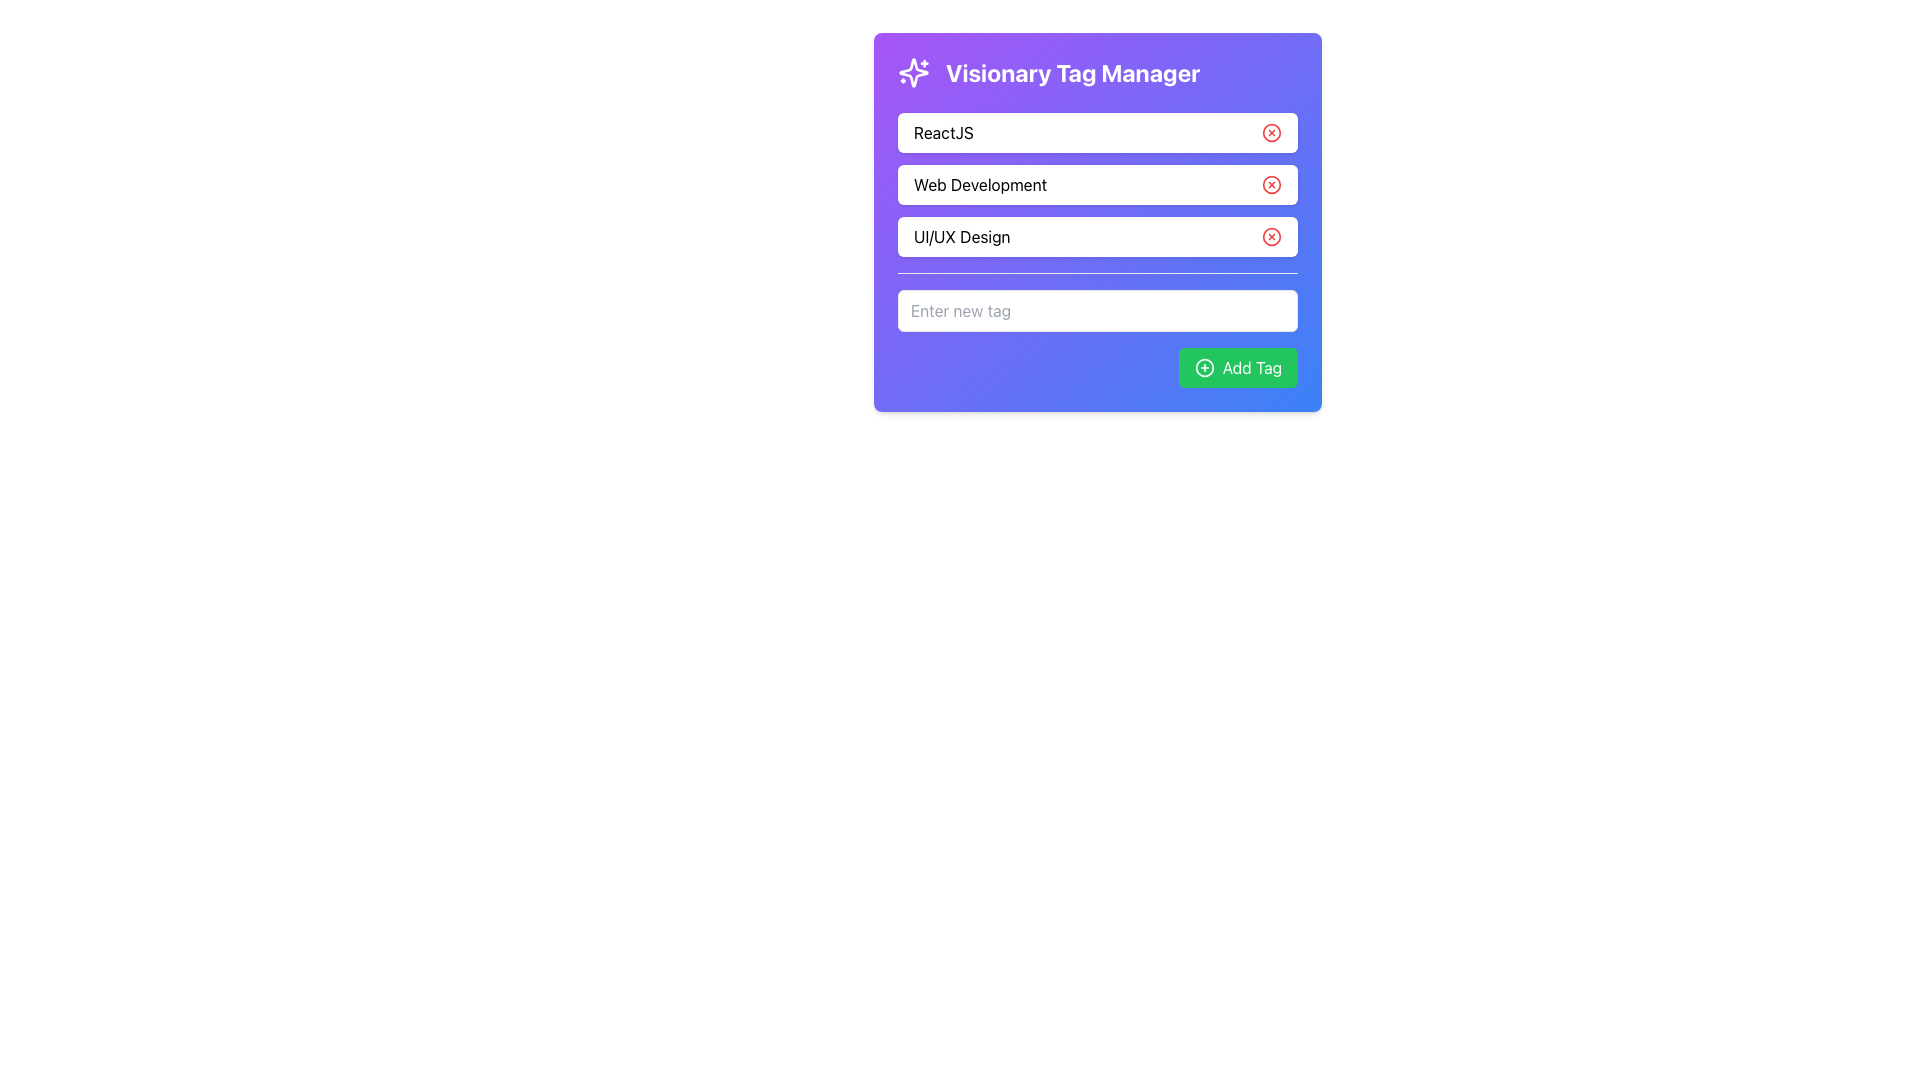  Describe the element at coordinates (1271, 235) in the screenshot. I see `the SVG Circle that represents the delete action within the cross icon of the 'UI/UX Design' entry, which is the third item in the vertical list of tags` at that location.